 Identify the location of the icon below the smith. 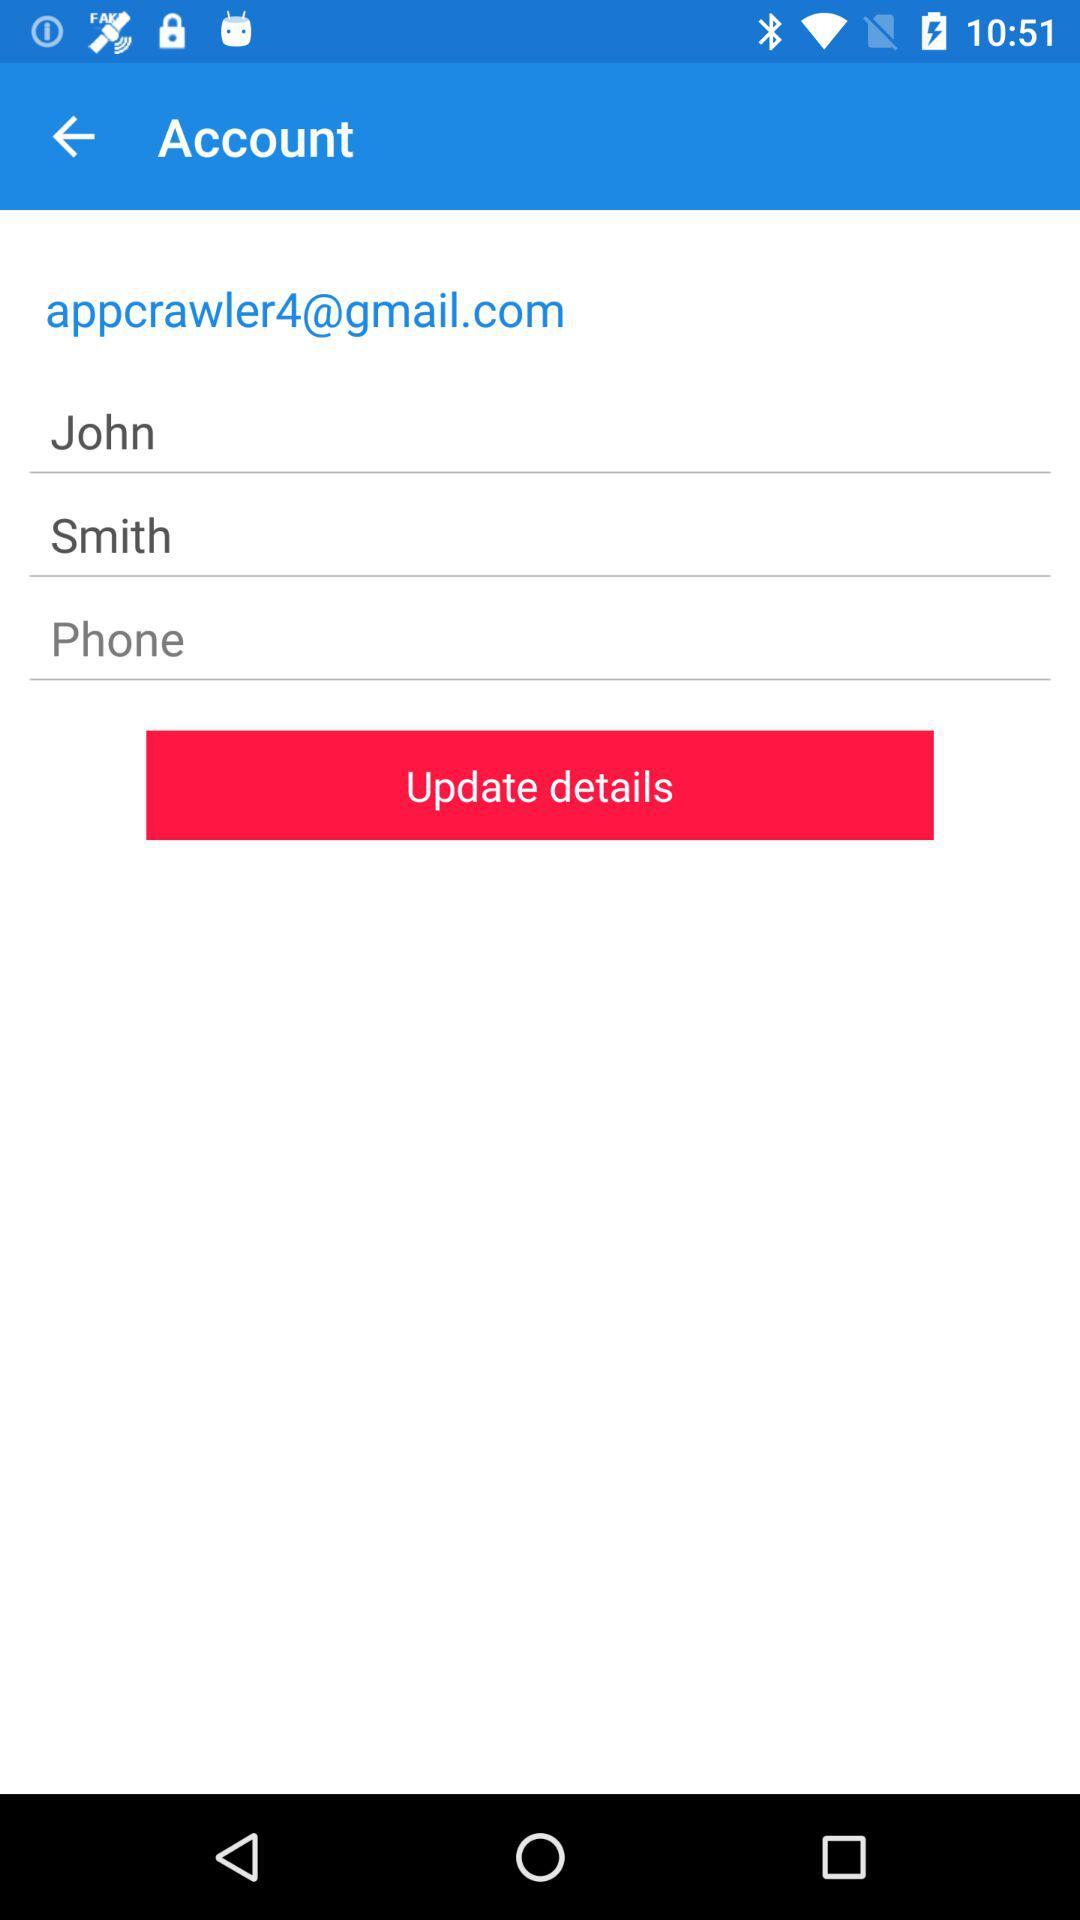
(540, 637).